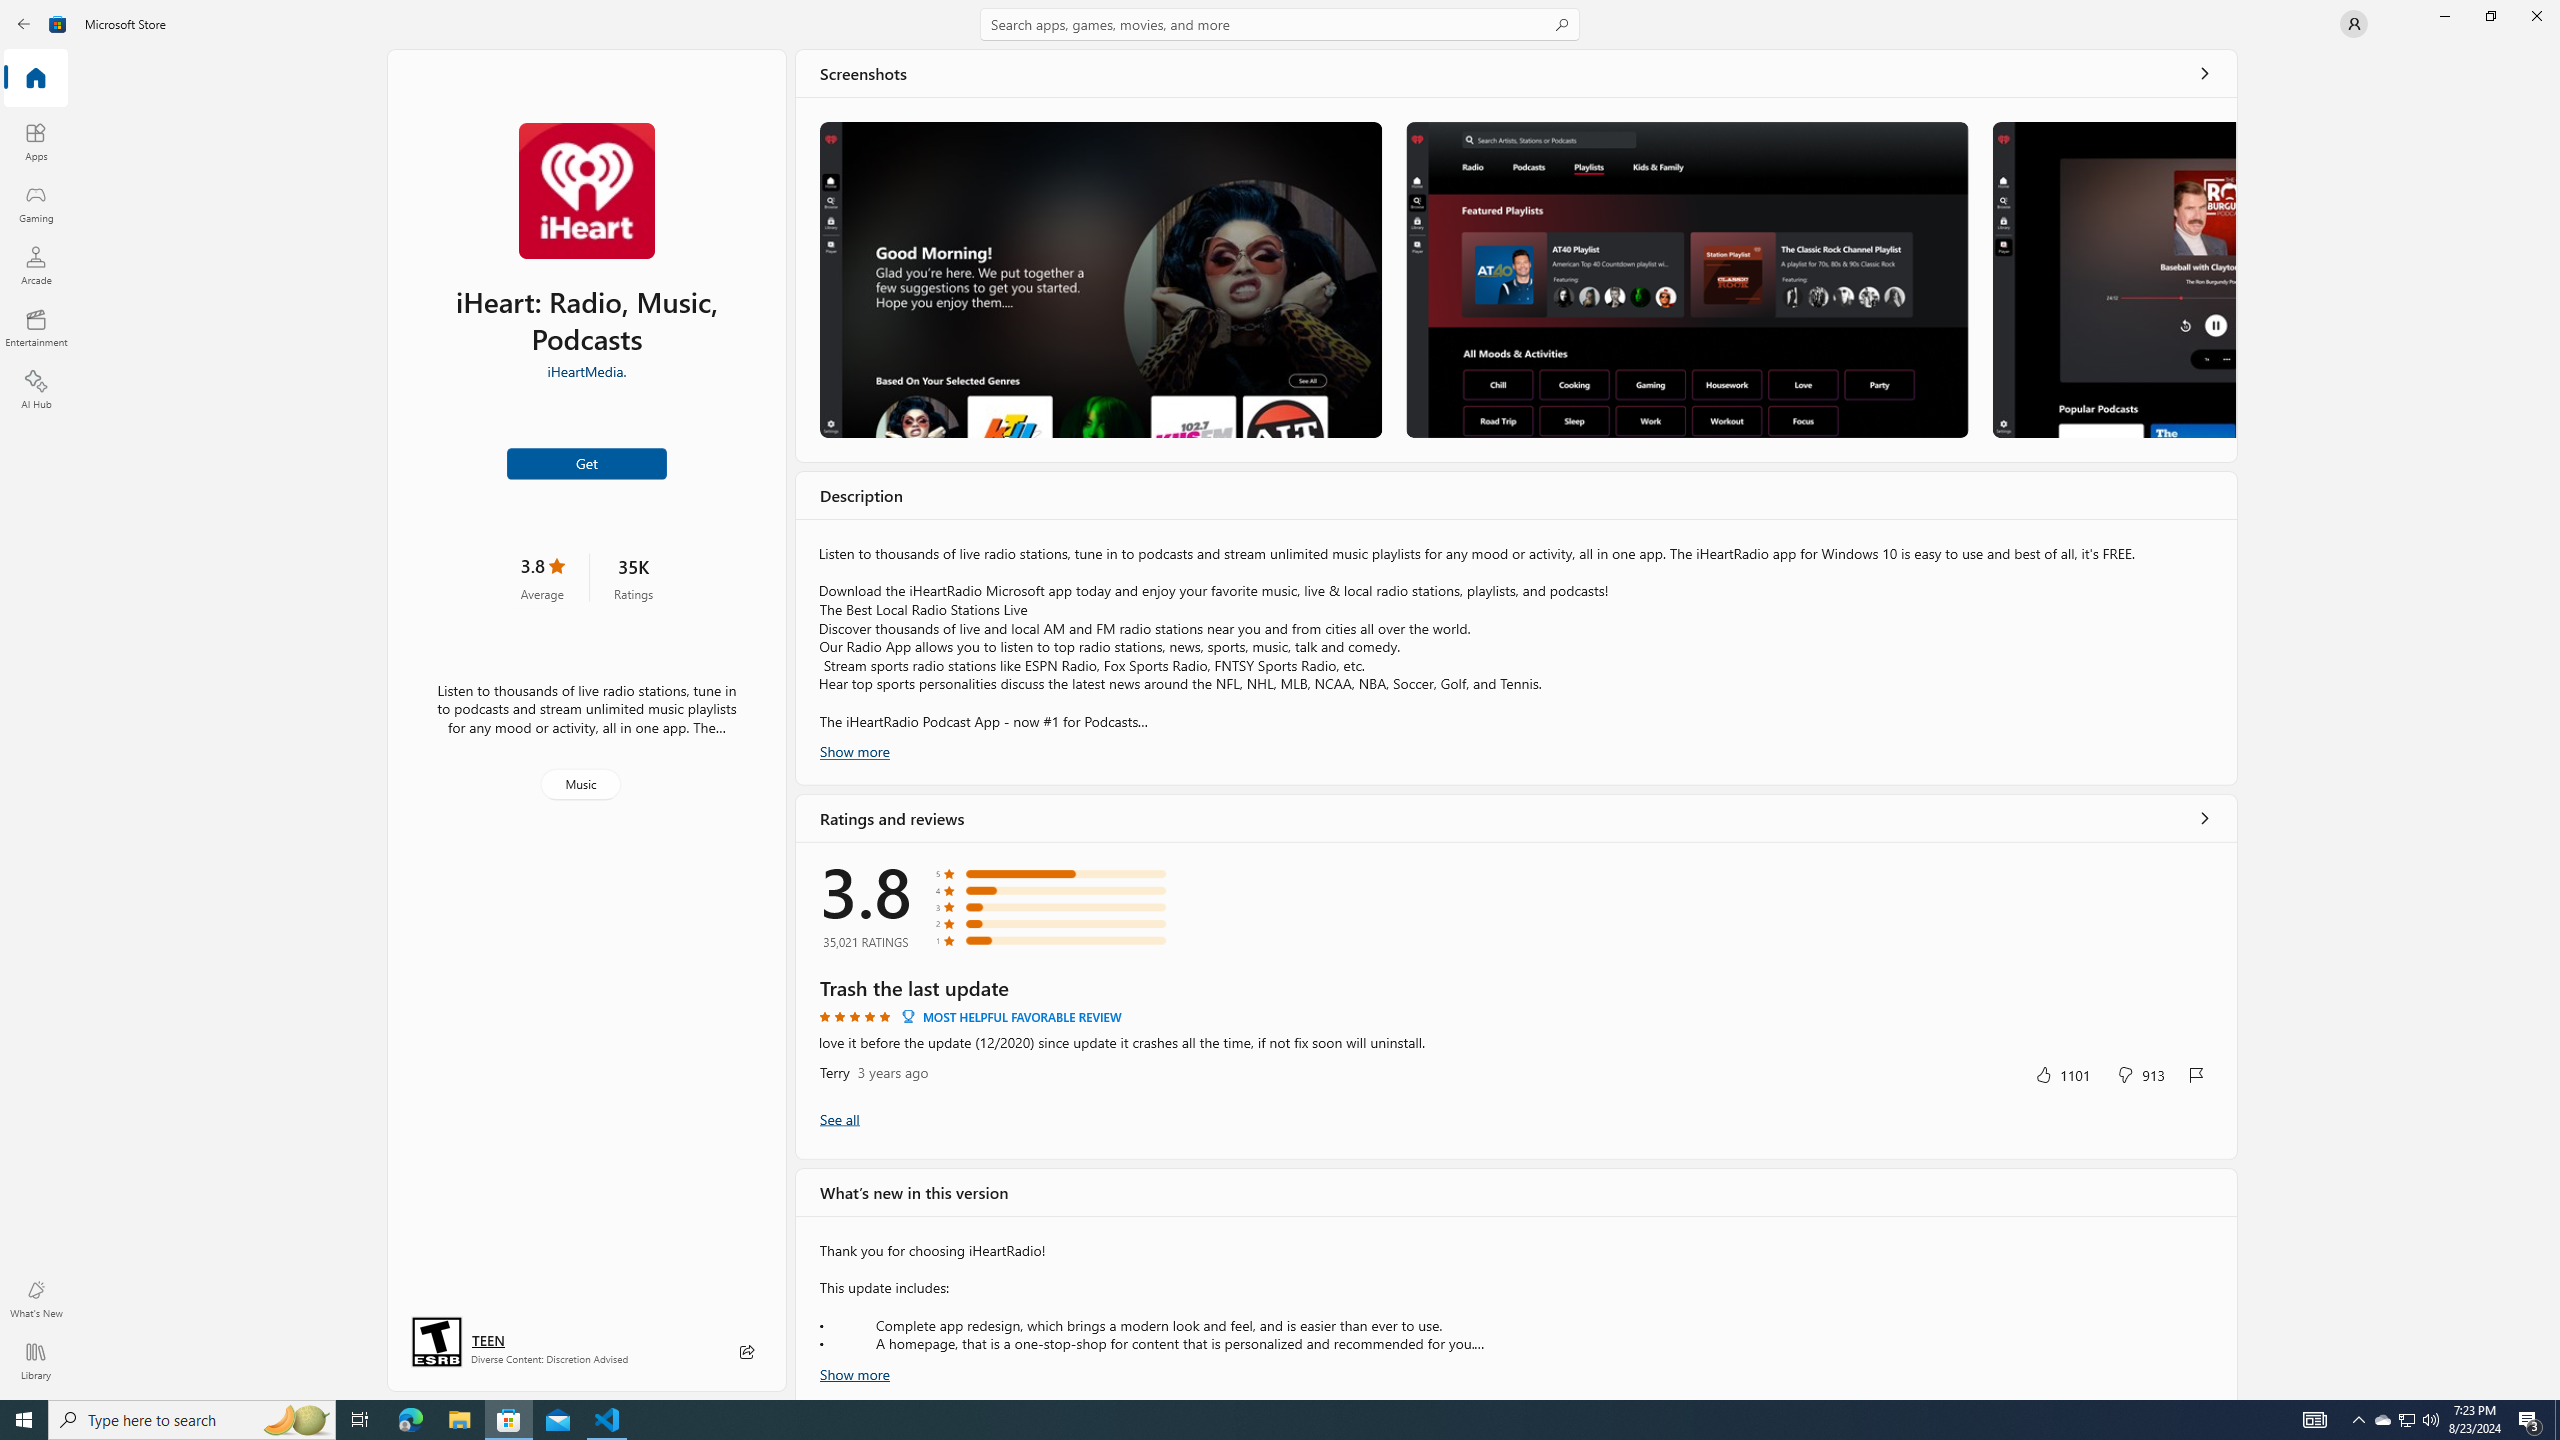 The width and height of the screenshot is (2560, 1440). What do you see at coordinates (839, 1118) in the screenshot?
I see `'Show all ratings and reviews'` at bounding box center [839, 1118].